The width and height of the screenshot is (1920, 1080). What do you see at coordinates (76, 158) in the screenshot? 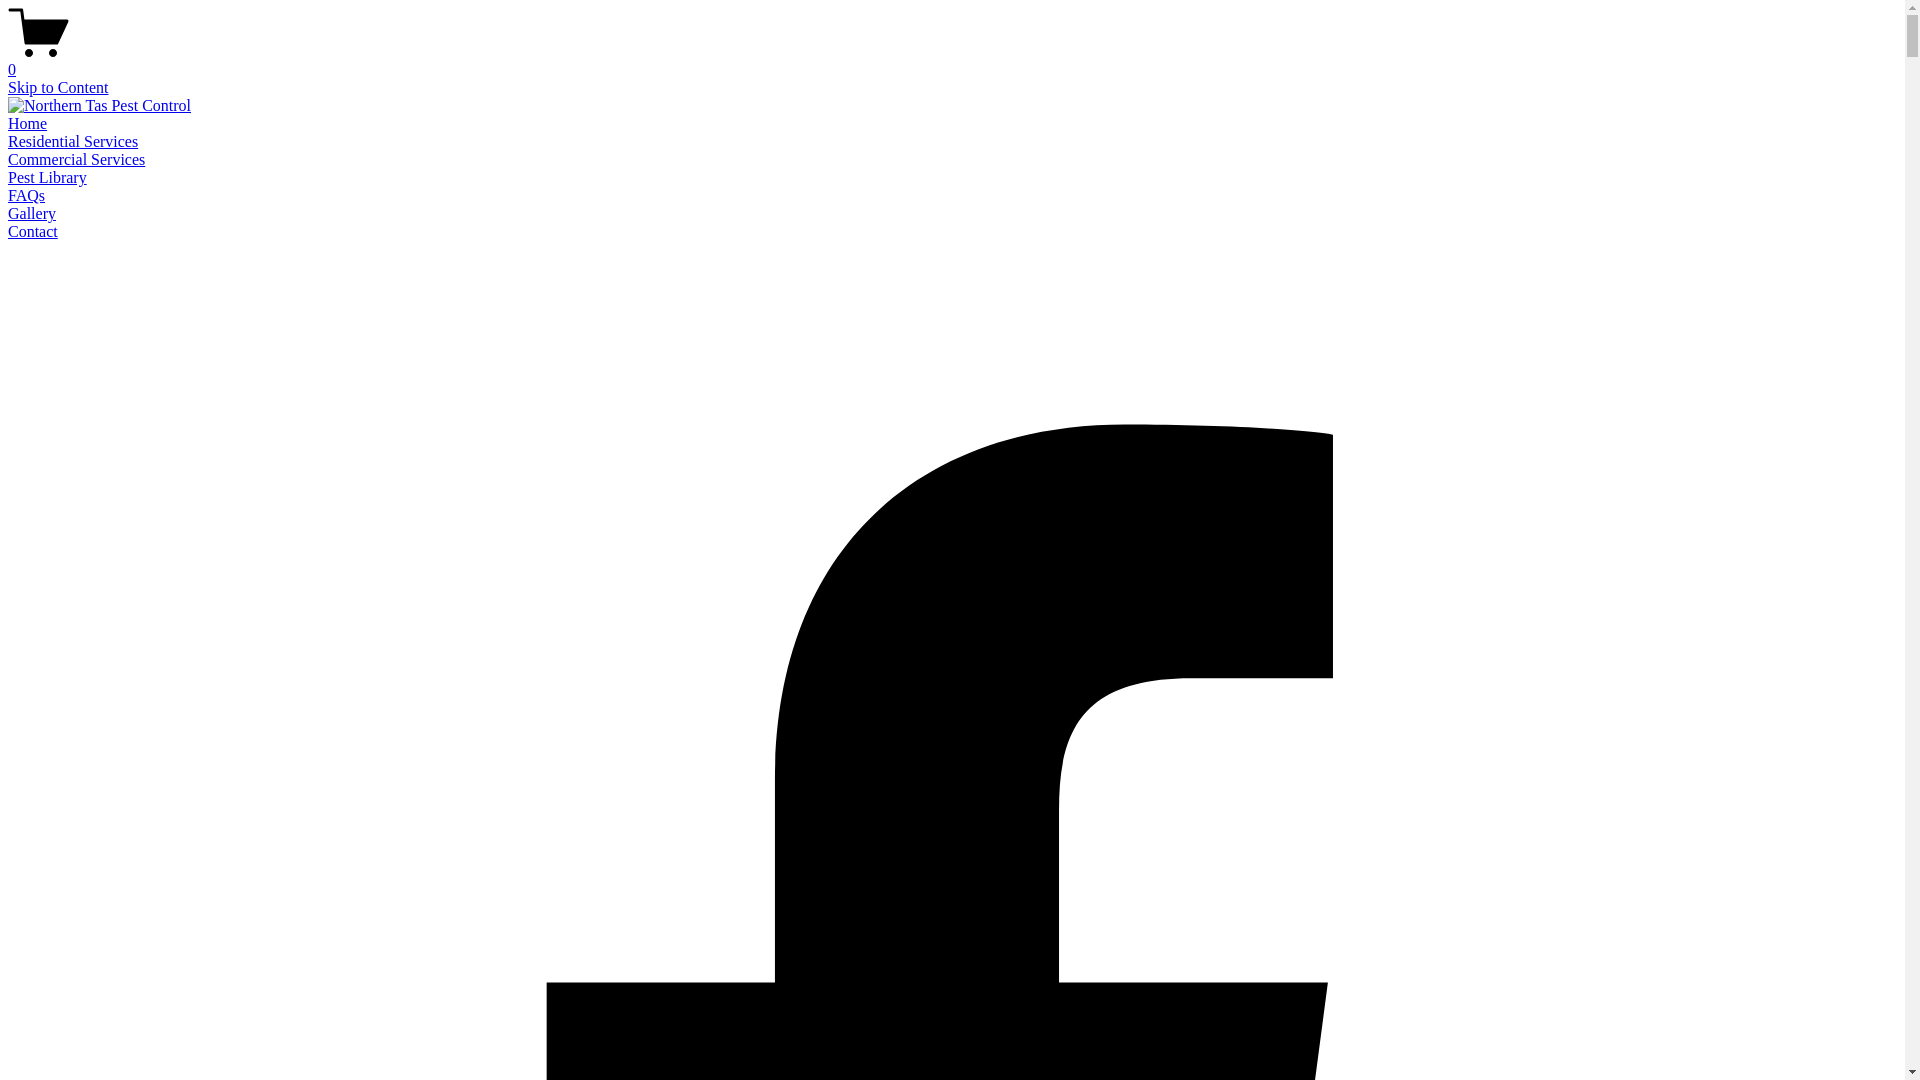
I see `'Commercial Services'` at bounding box center [76, 158].